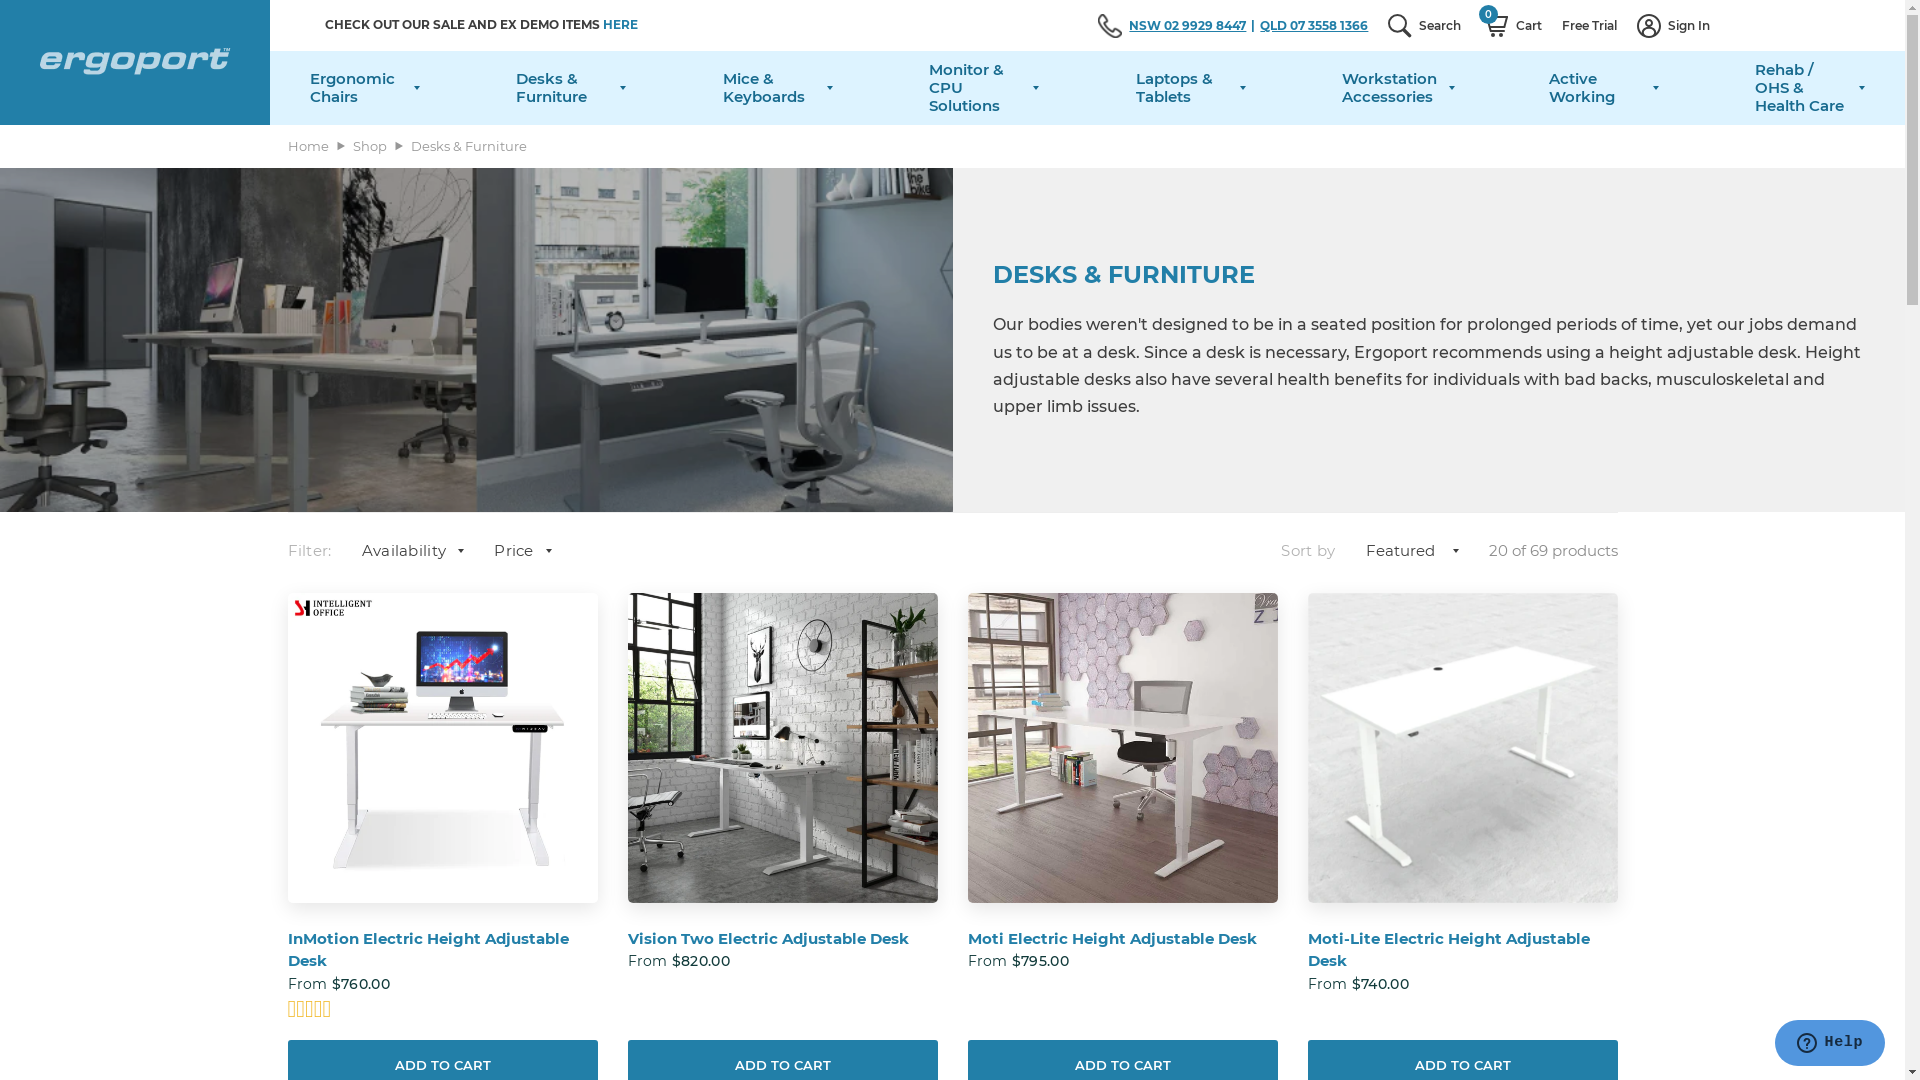 The width and height of the screenshot is (1920, 1080). What do you see at coordinates (1314, 25) in the screenshot?
I see `'QLD 07 3558 1366'` at bounding box center [1314, 25].